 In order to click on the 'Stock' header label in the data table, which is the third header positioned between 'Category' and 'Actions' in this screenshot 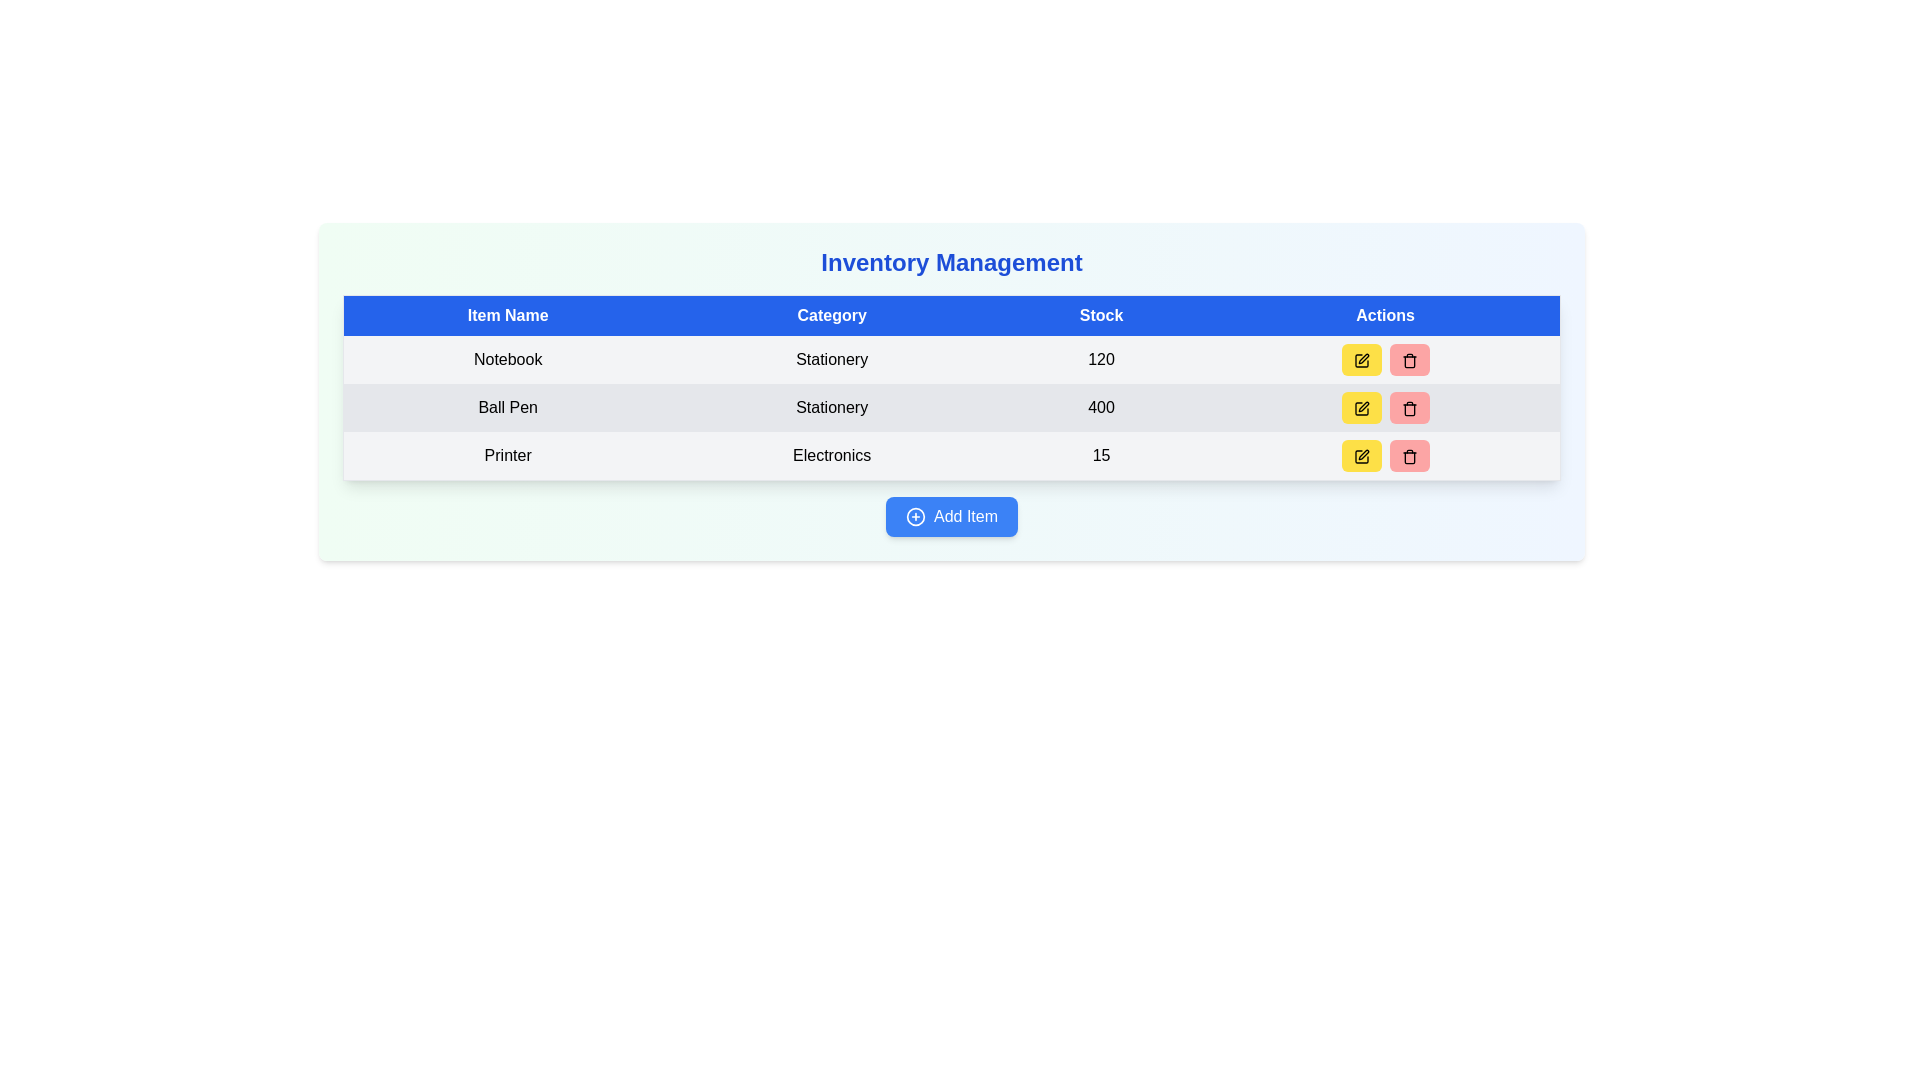, I will do `click(1100, 315)`.